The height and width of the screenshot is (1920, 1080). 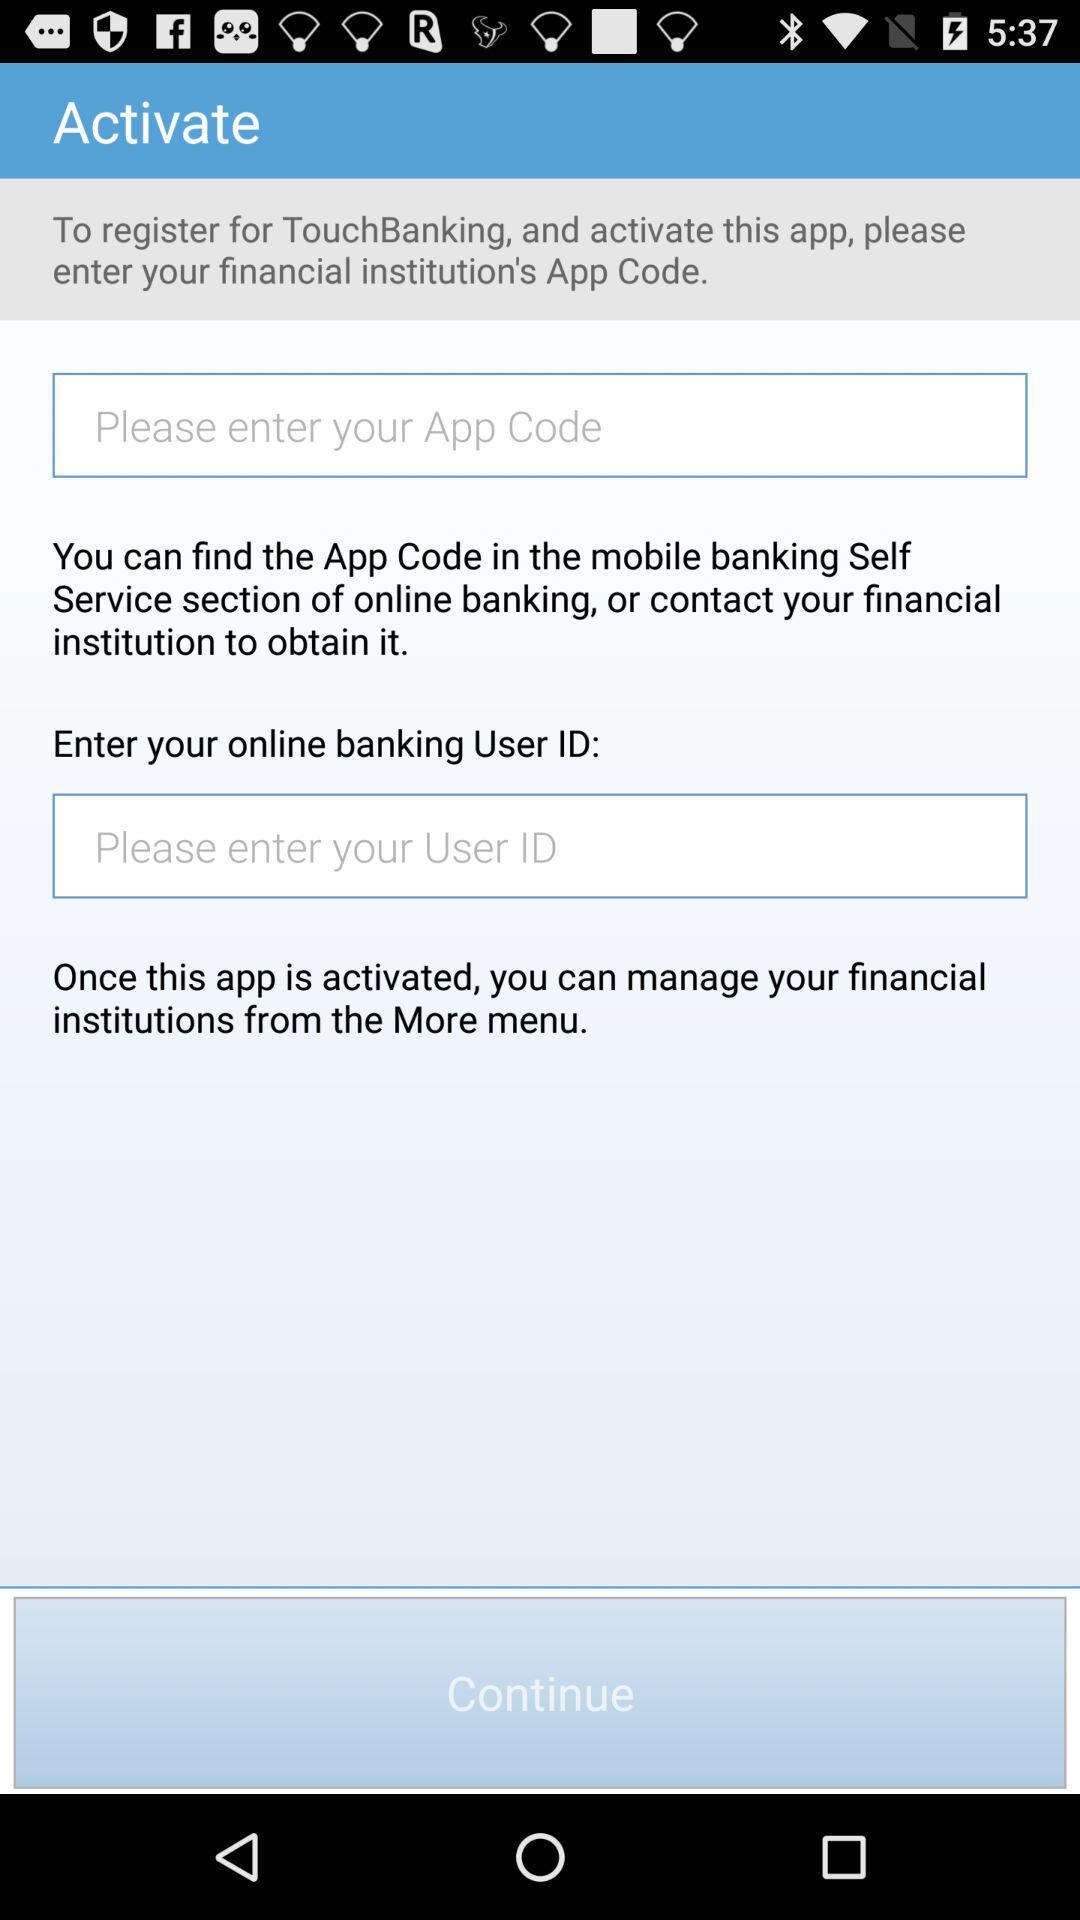 What do you see at coordinates (540, 1691) in the screenshot?
I see `the continue at the bottom` at bounding box center [540, 1691].